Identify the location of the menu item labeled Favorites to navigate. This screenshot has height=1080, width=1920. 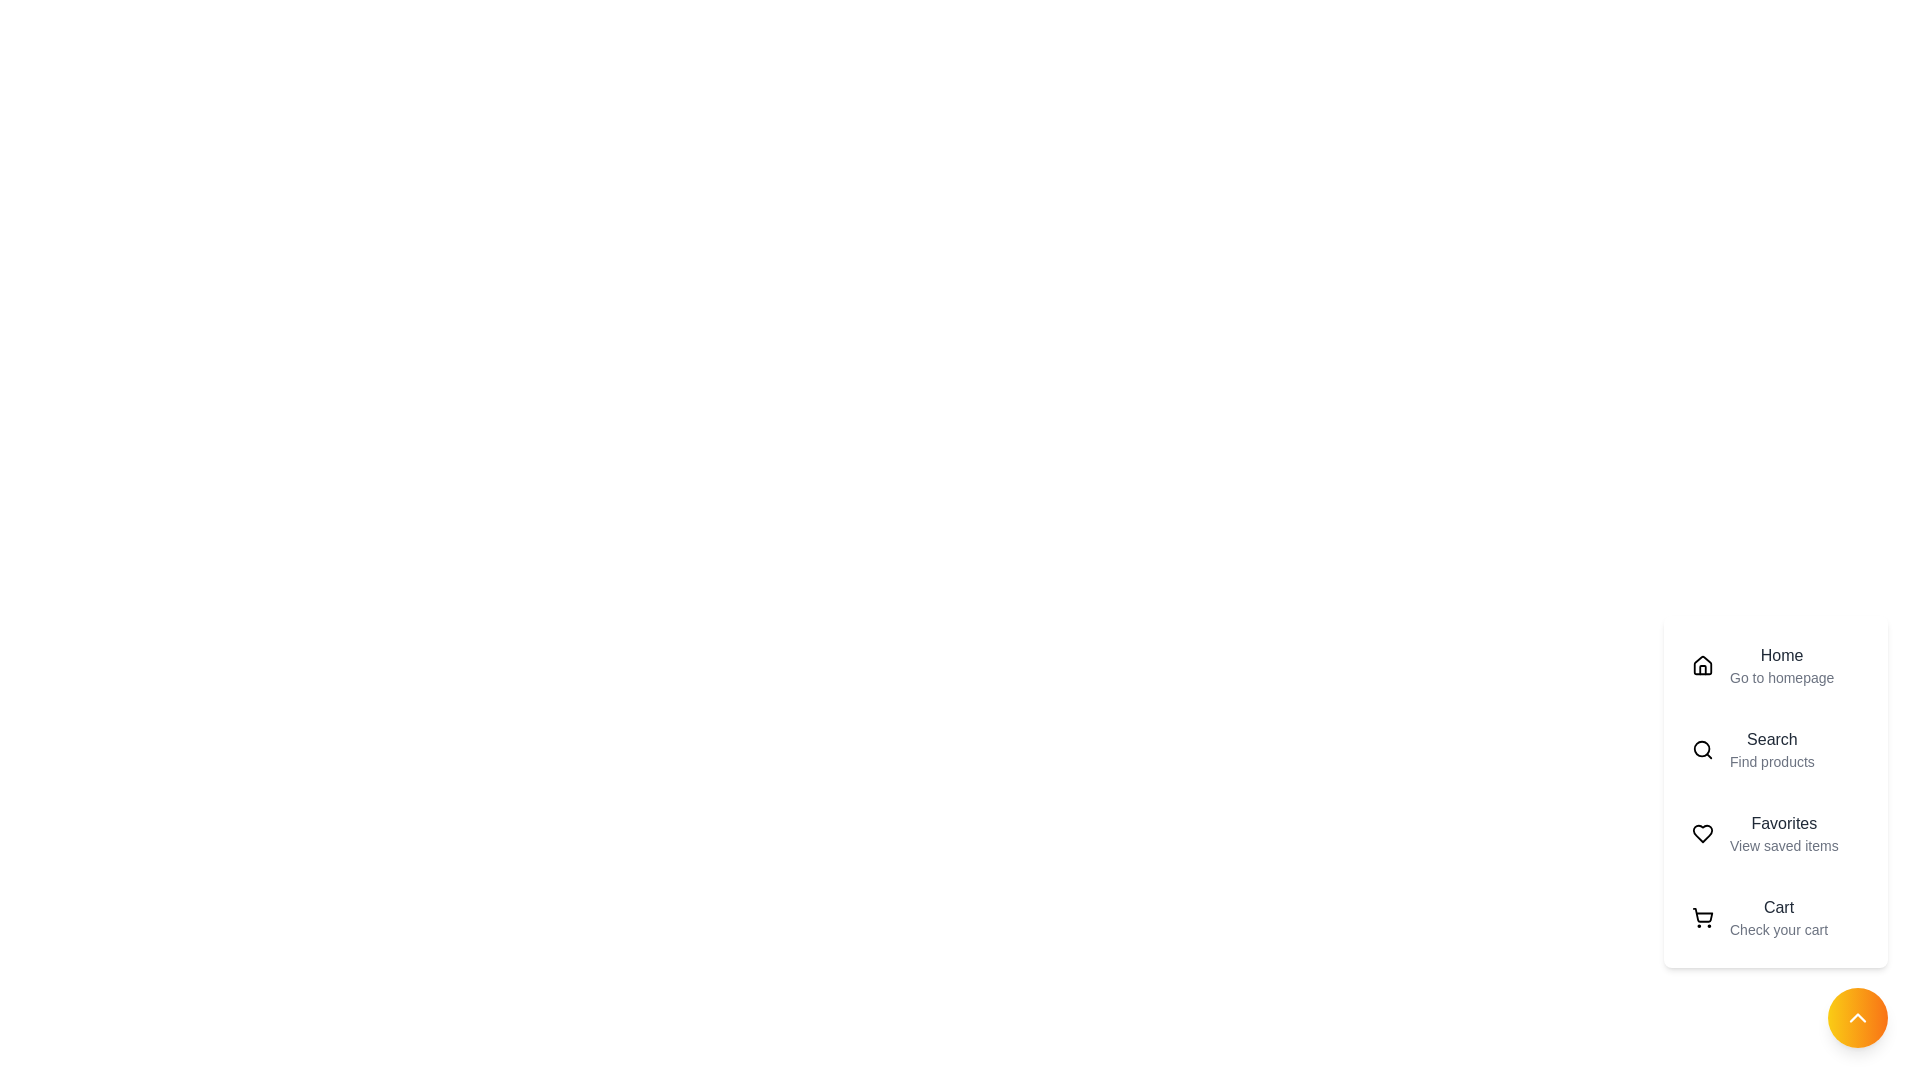
(1776, 833).